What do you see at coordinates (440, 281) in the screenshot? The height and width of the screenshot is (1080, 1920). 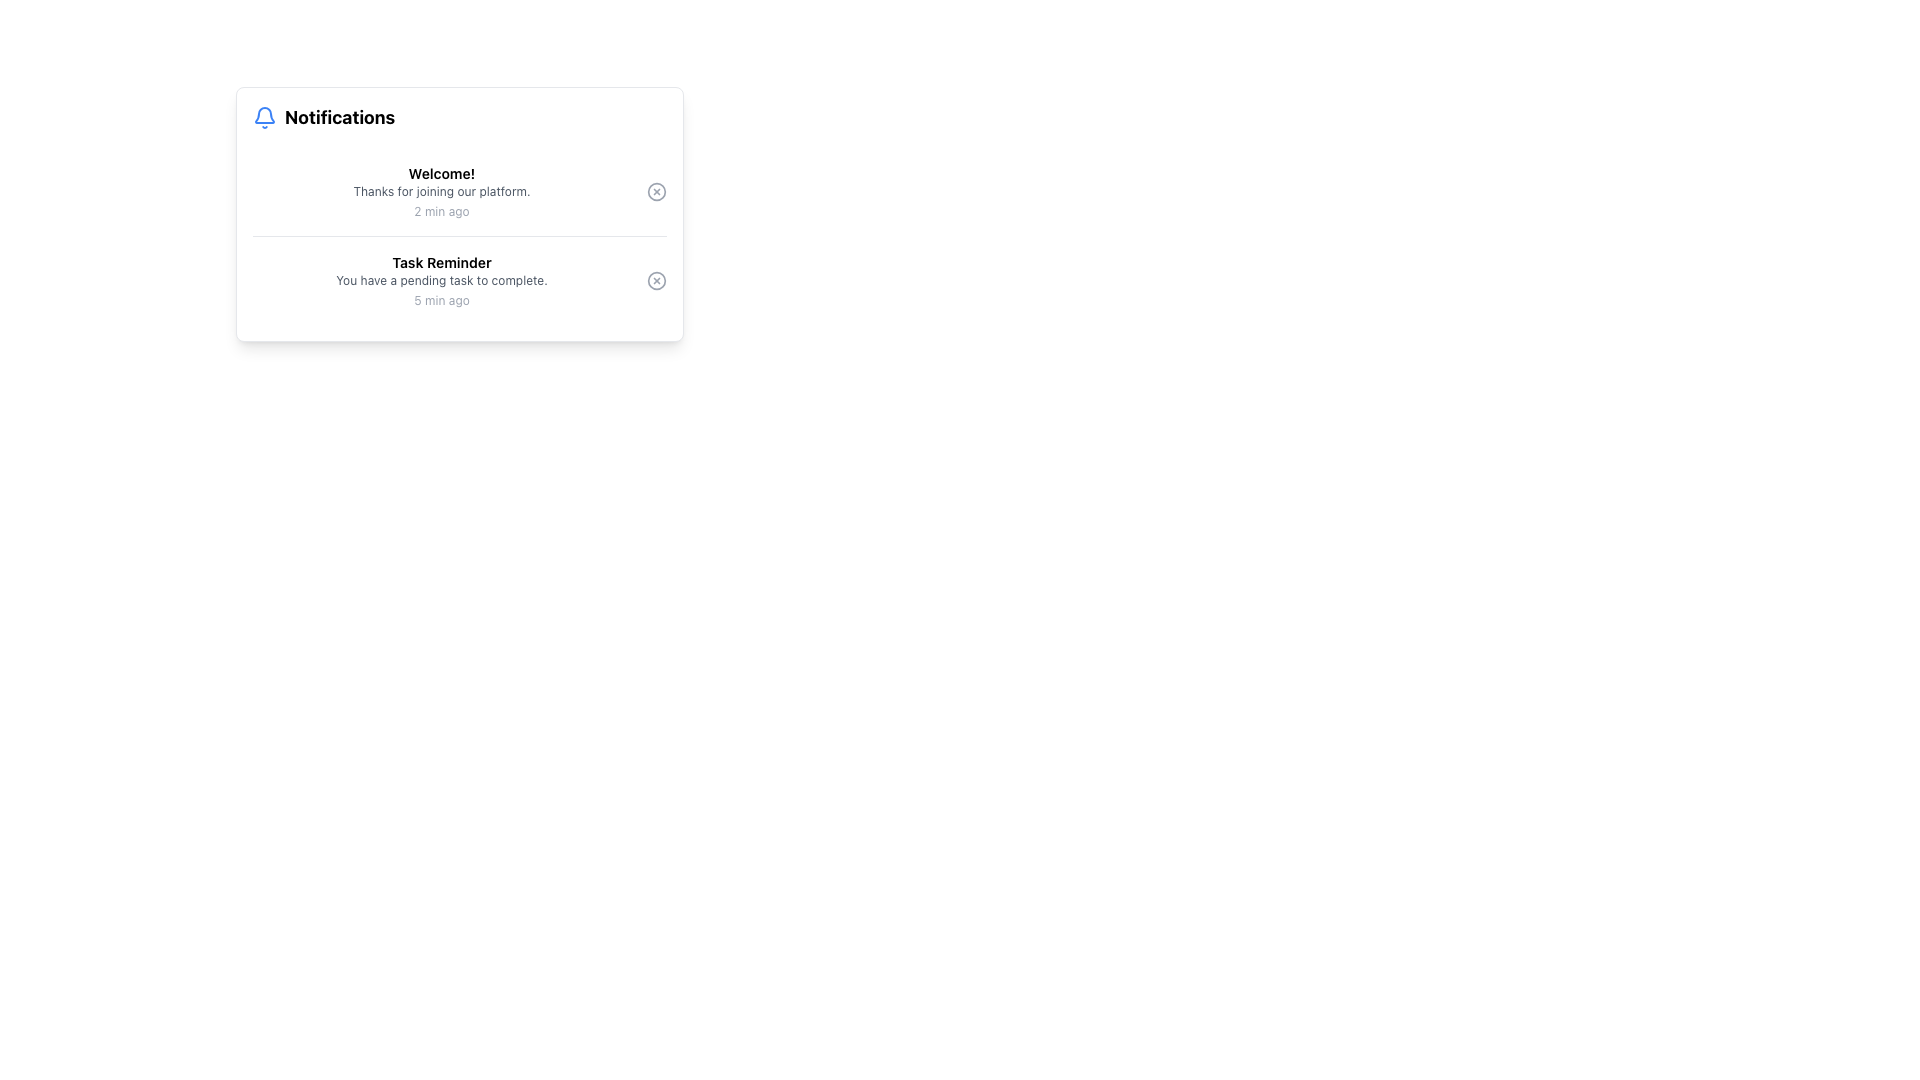 I see `notification content from the second notification message in the center-left section of the notification panel, which provides context and a timestamp for a pending task` at bounding box center [440, 281].